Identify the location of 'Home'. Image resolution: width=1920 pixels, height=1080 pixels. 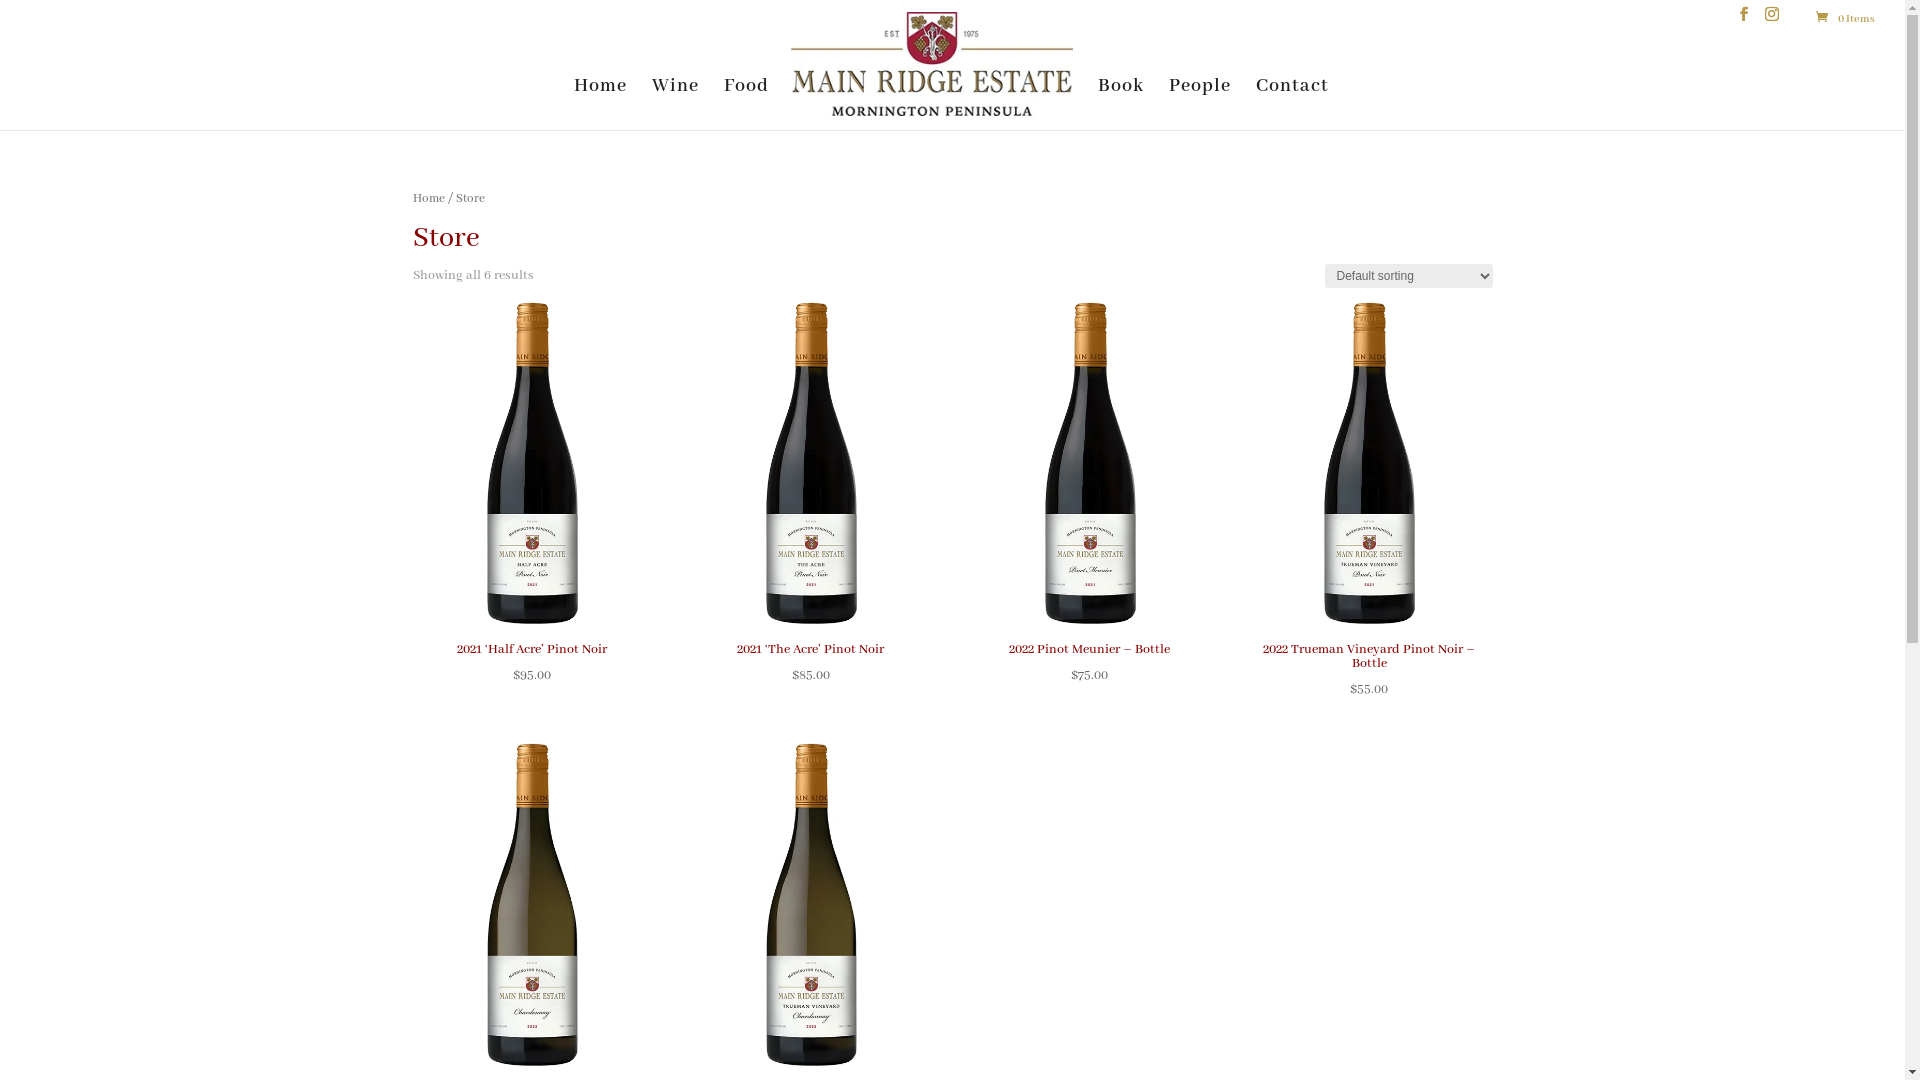
(599, 100).